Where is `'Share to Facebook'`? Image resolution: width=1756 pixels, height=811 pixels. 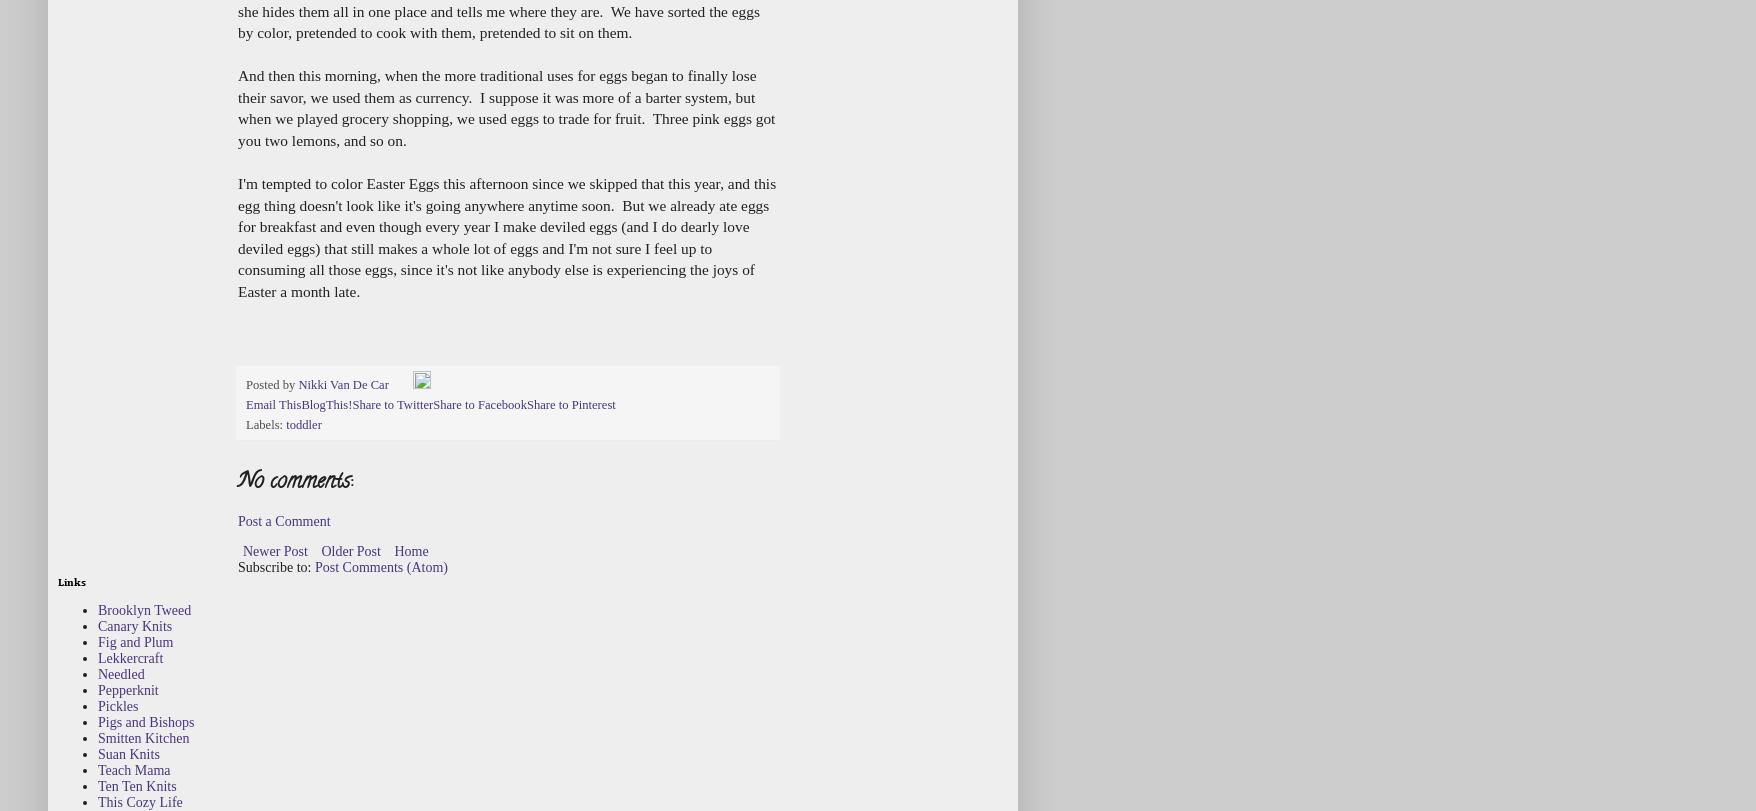 'Share to Facebook' is located at coordinates (432, 404).